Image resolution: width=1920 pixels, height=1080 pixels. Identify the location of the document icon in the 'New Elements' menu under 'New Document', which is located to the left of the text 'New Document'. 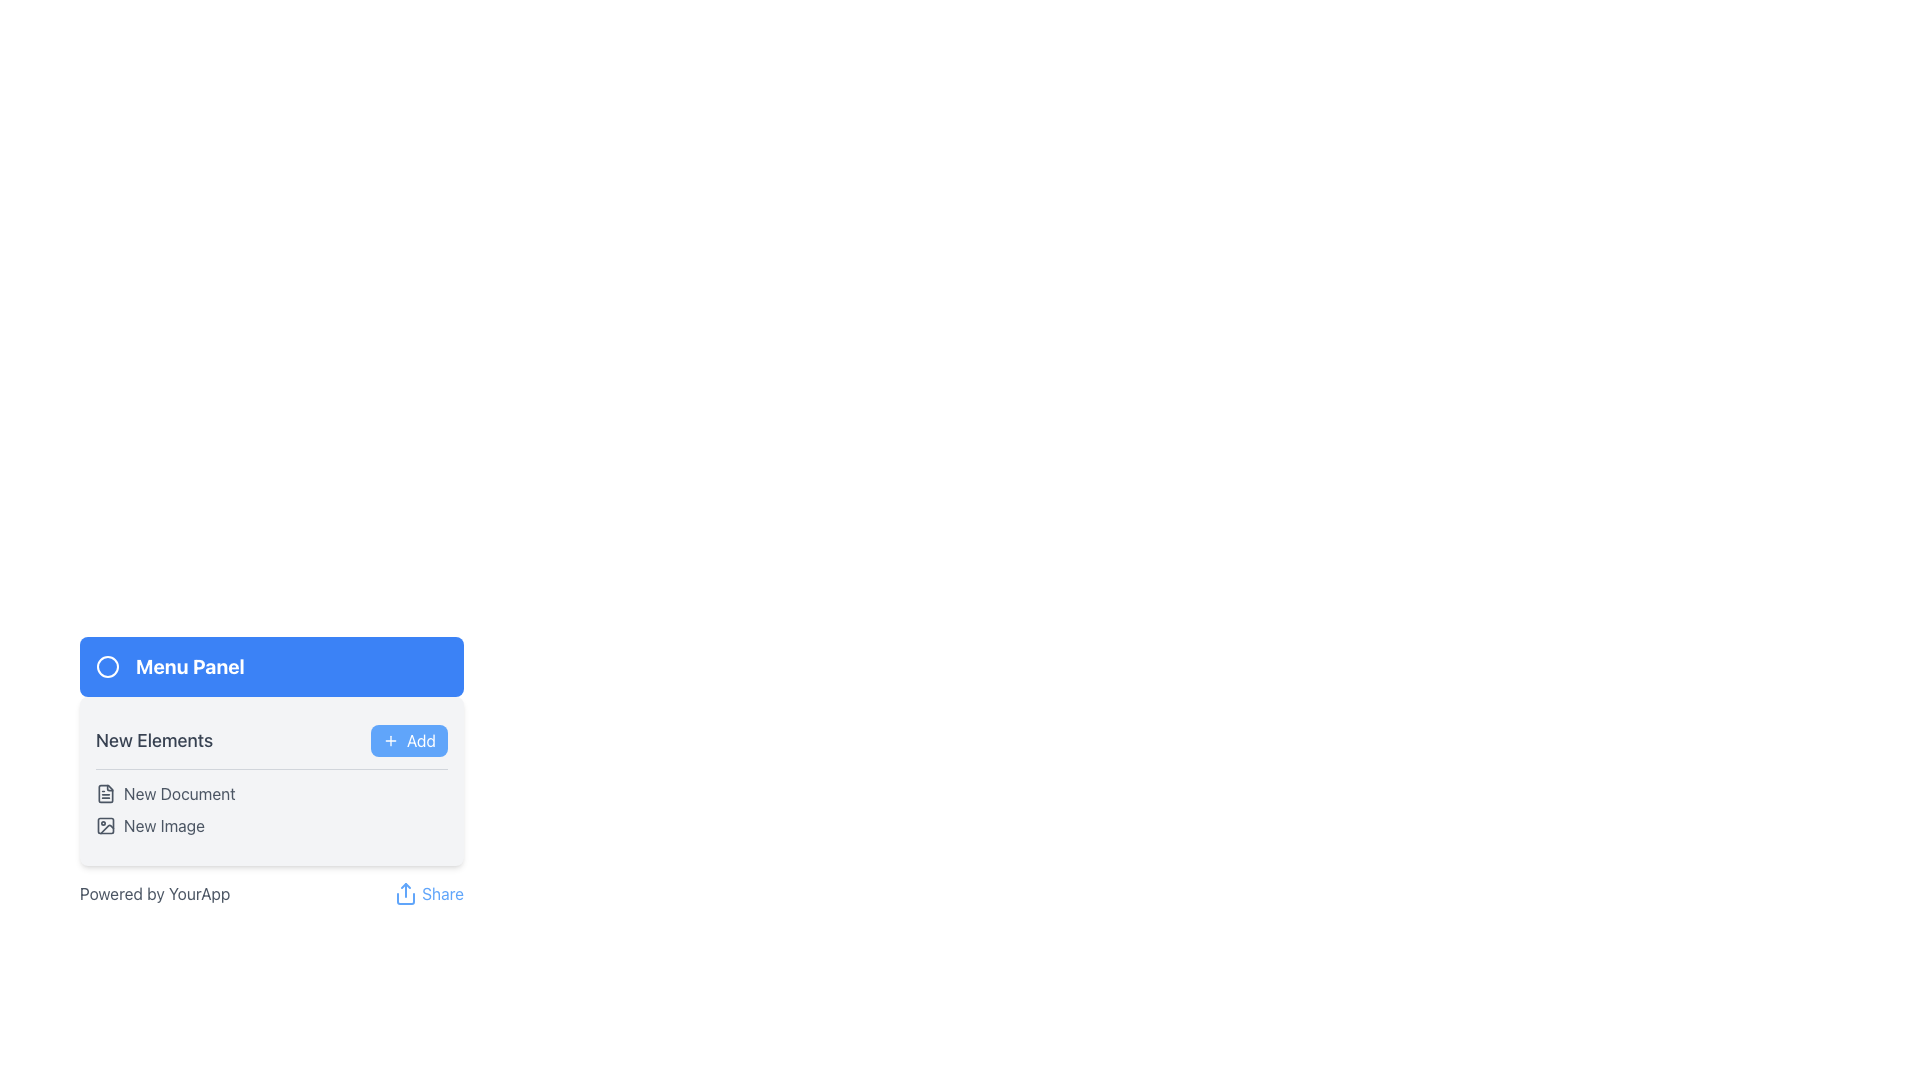
(104, 793).